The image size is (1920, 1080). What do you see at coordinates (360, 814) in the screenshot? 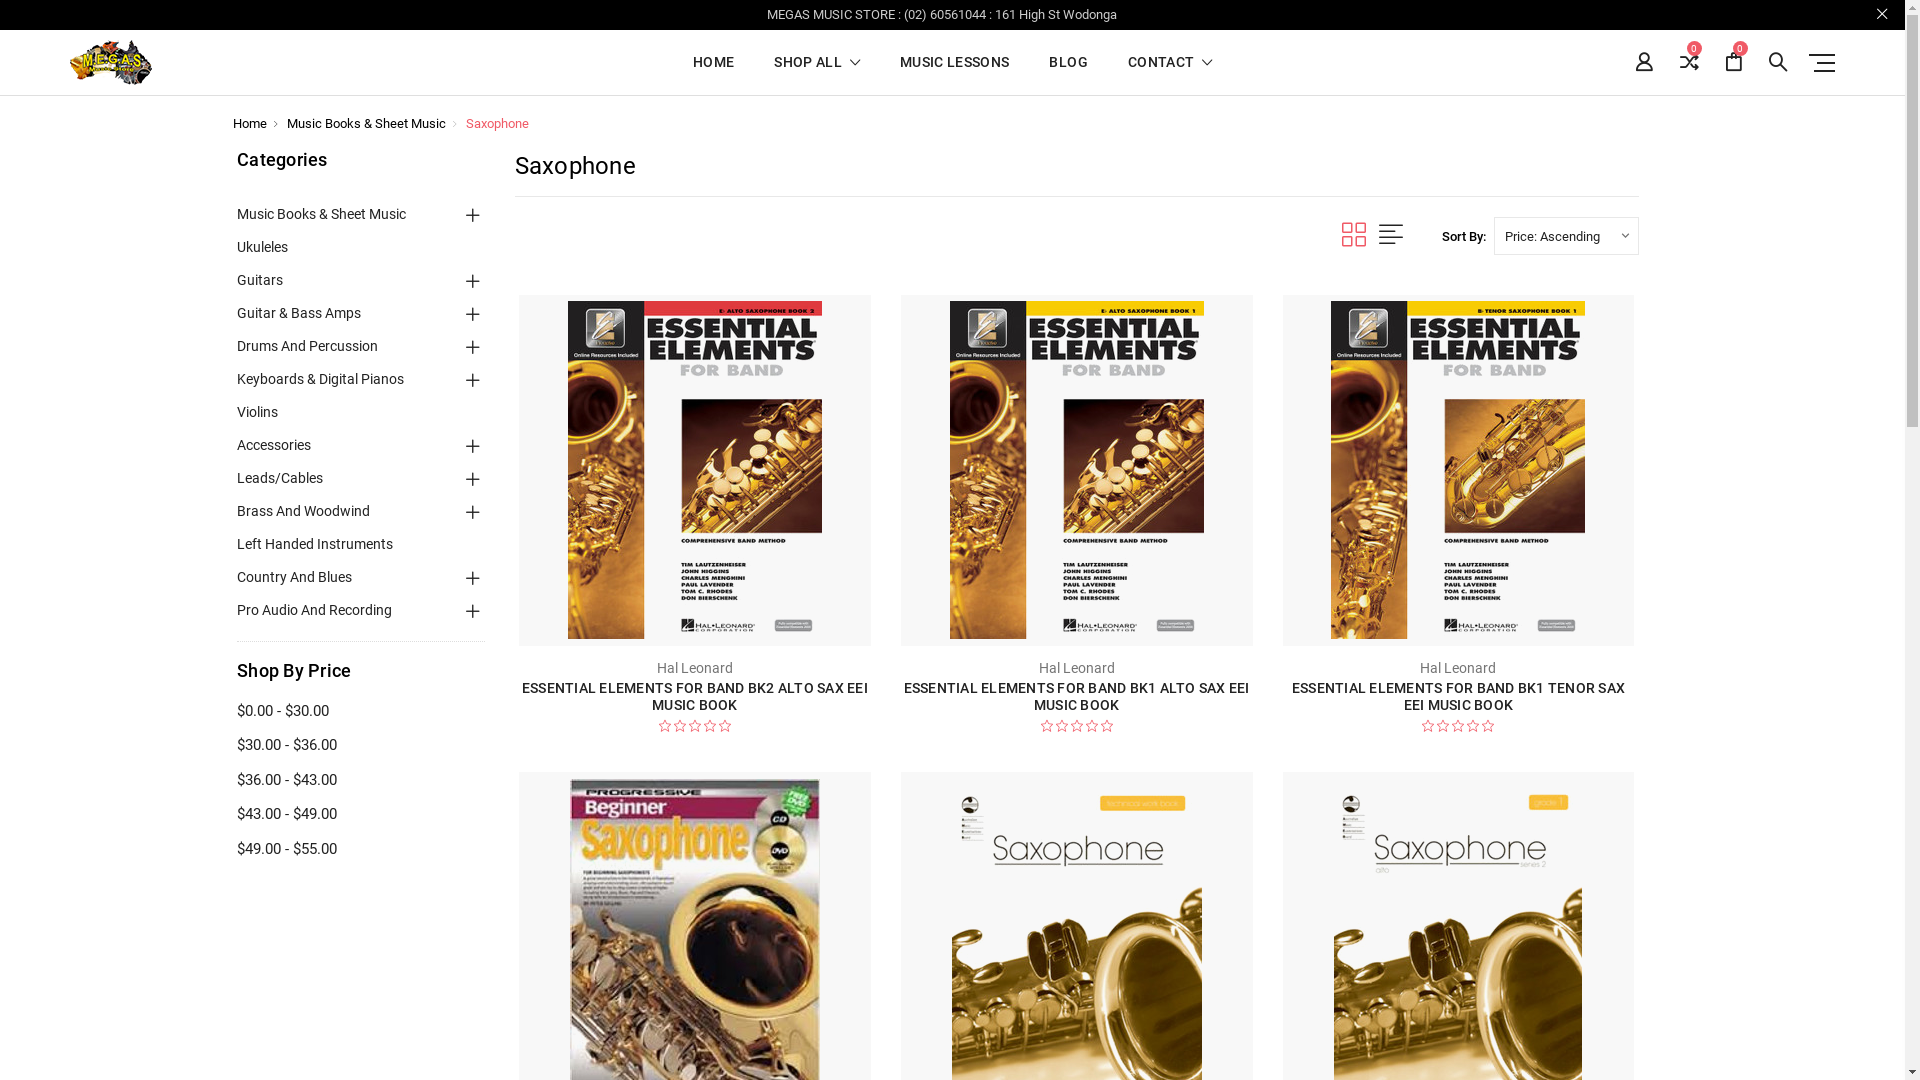
I see `'$43.00 - $49.00'` at bounding box center [360, 814].